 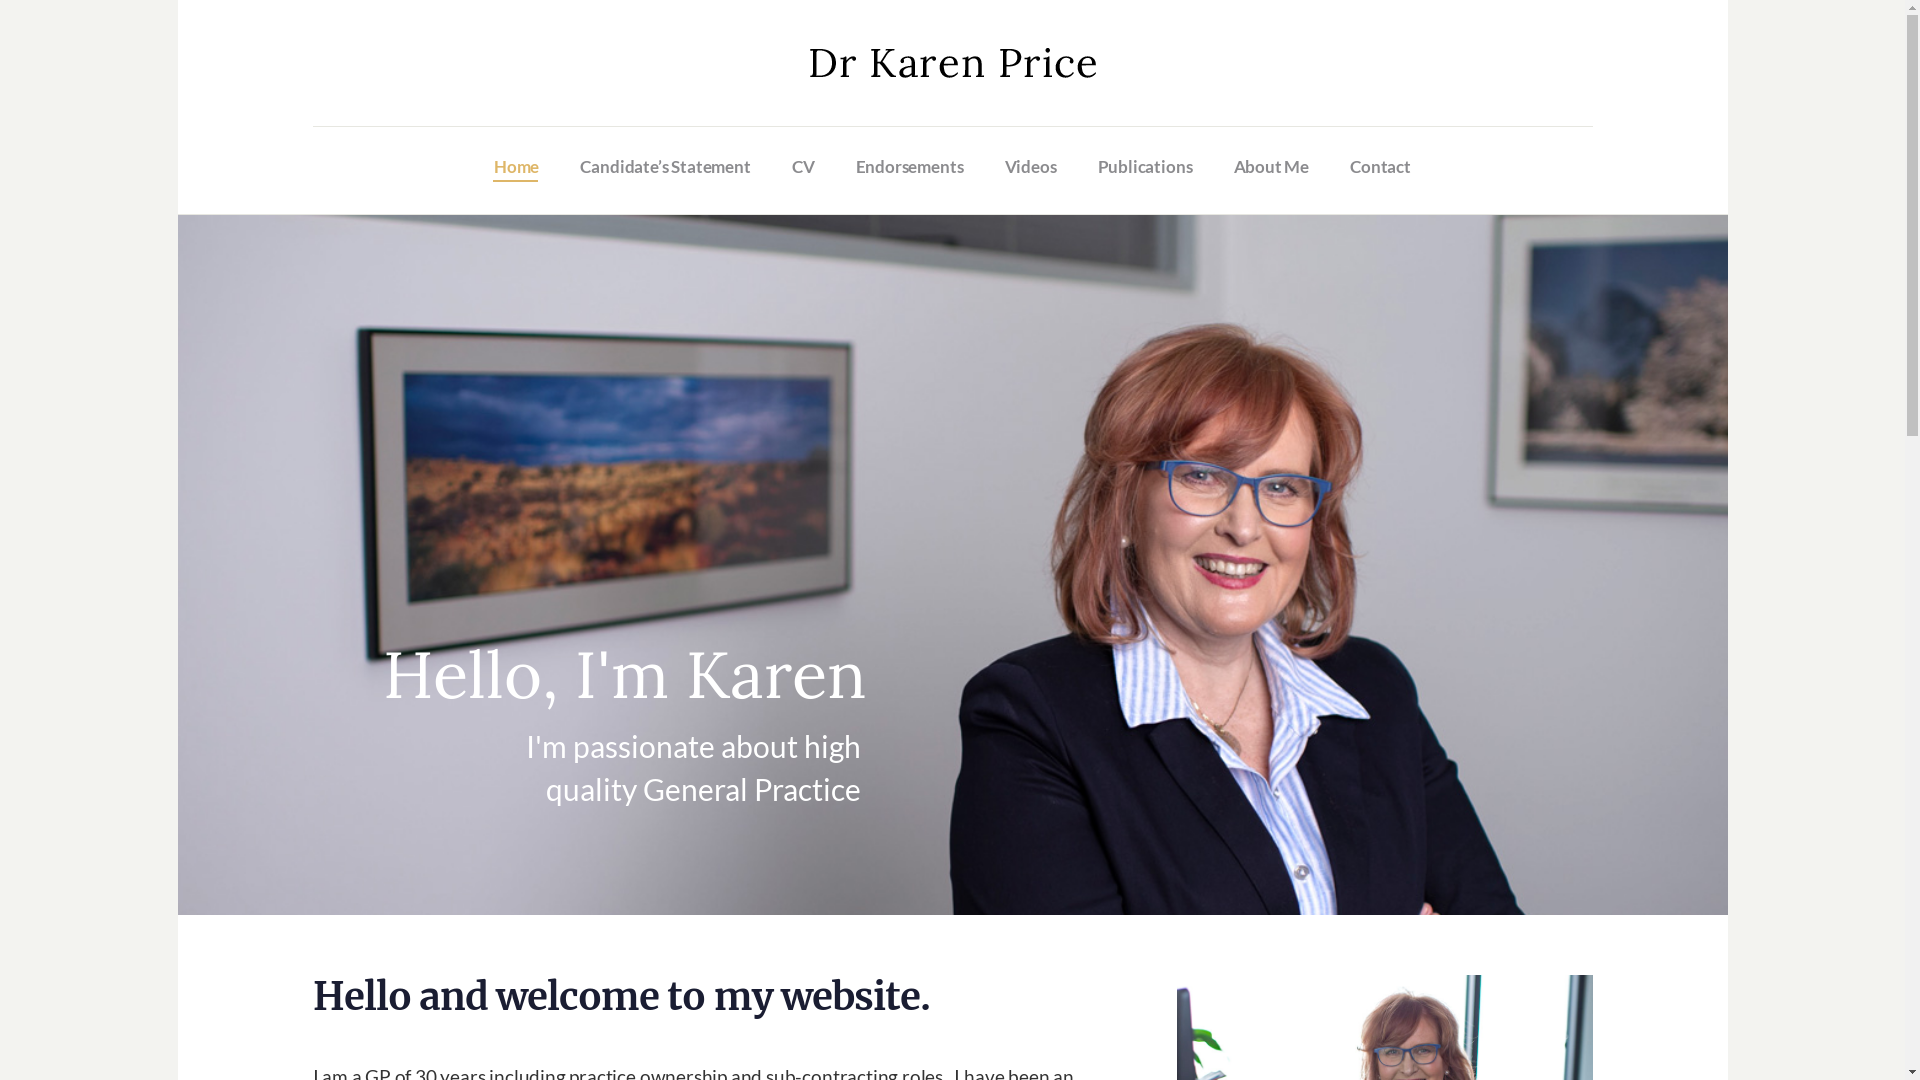 What do you see at coordinates (1145, 165) in the screenshot?
I see `'Publications'` at bounding box center [1145, 165].